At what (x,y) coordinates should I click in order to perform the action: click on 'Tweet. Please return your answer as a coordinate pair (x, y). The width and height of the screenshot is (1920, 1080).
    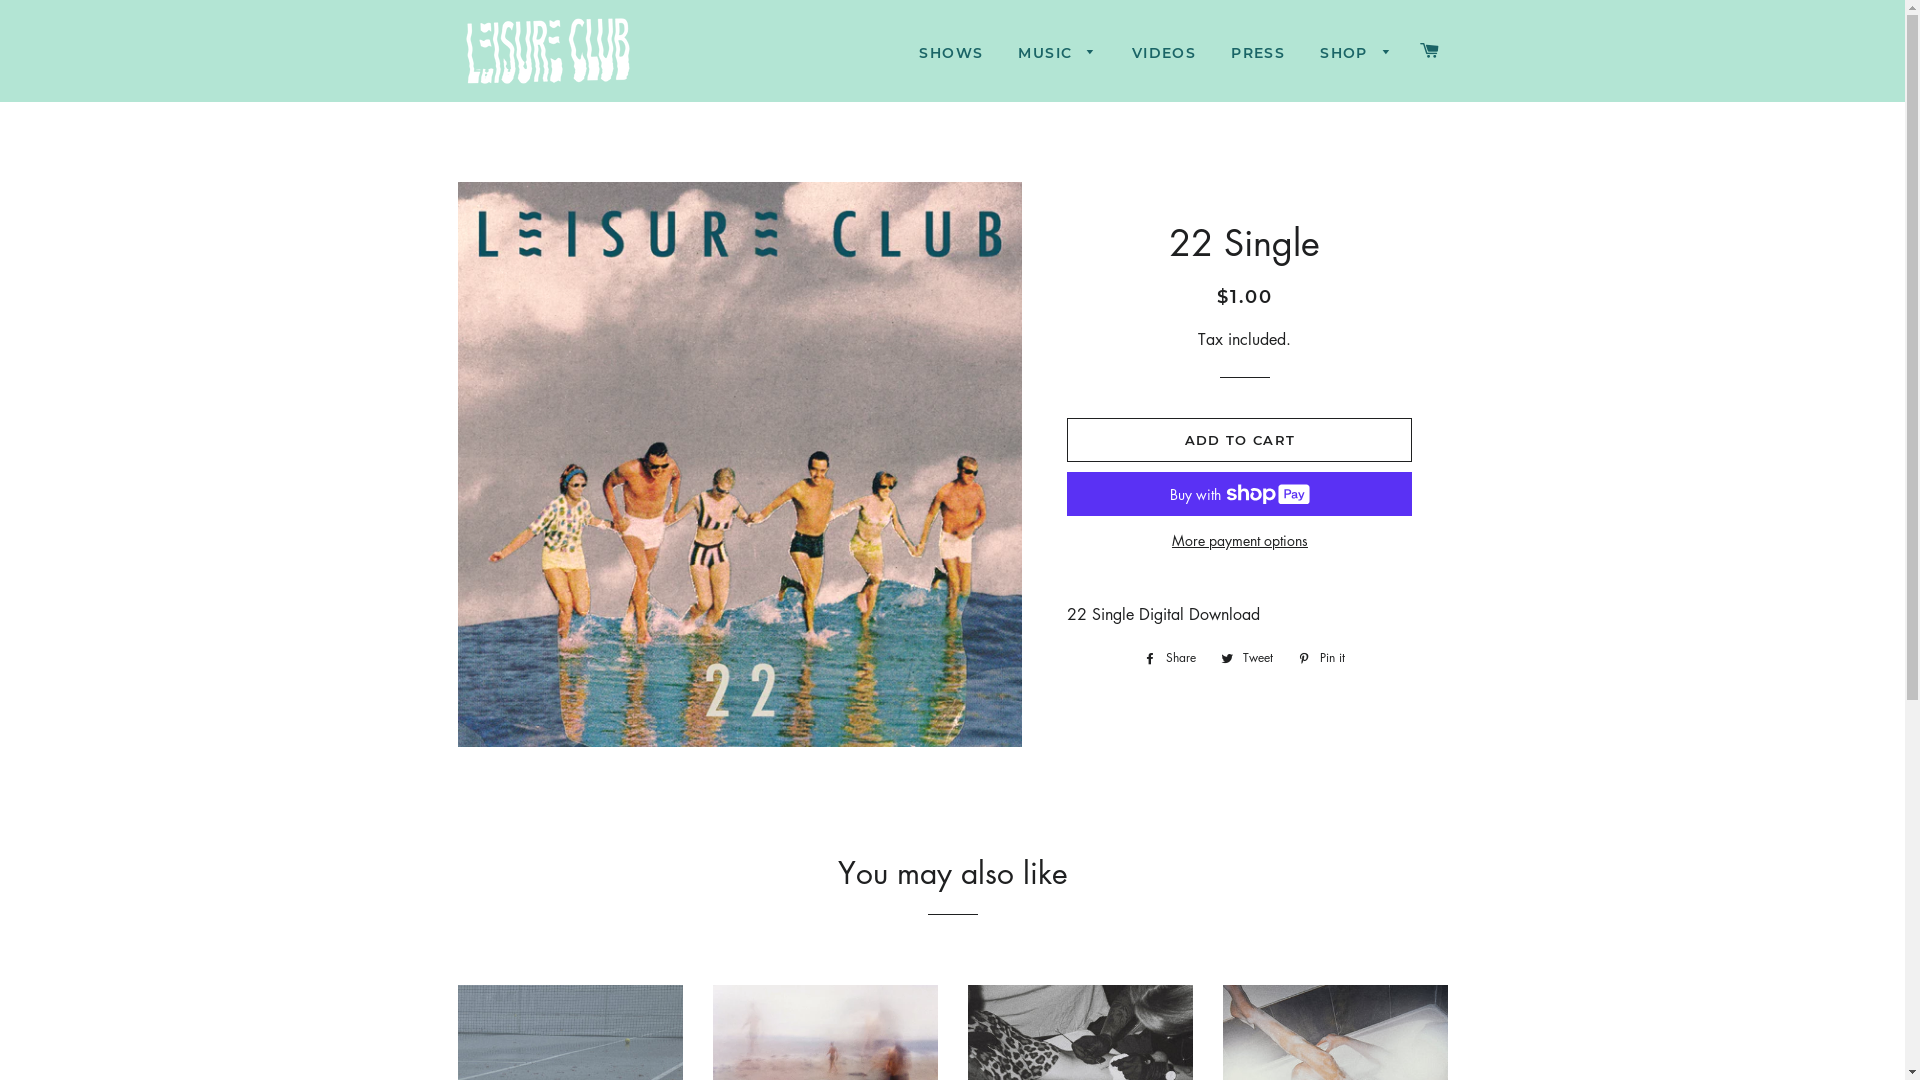
    Looking at the image, I should click on (1246, 658).